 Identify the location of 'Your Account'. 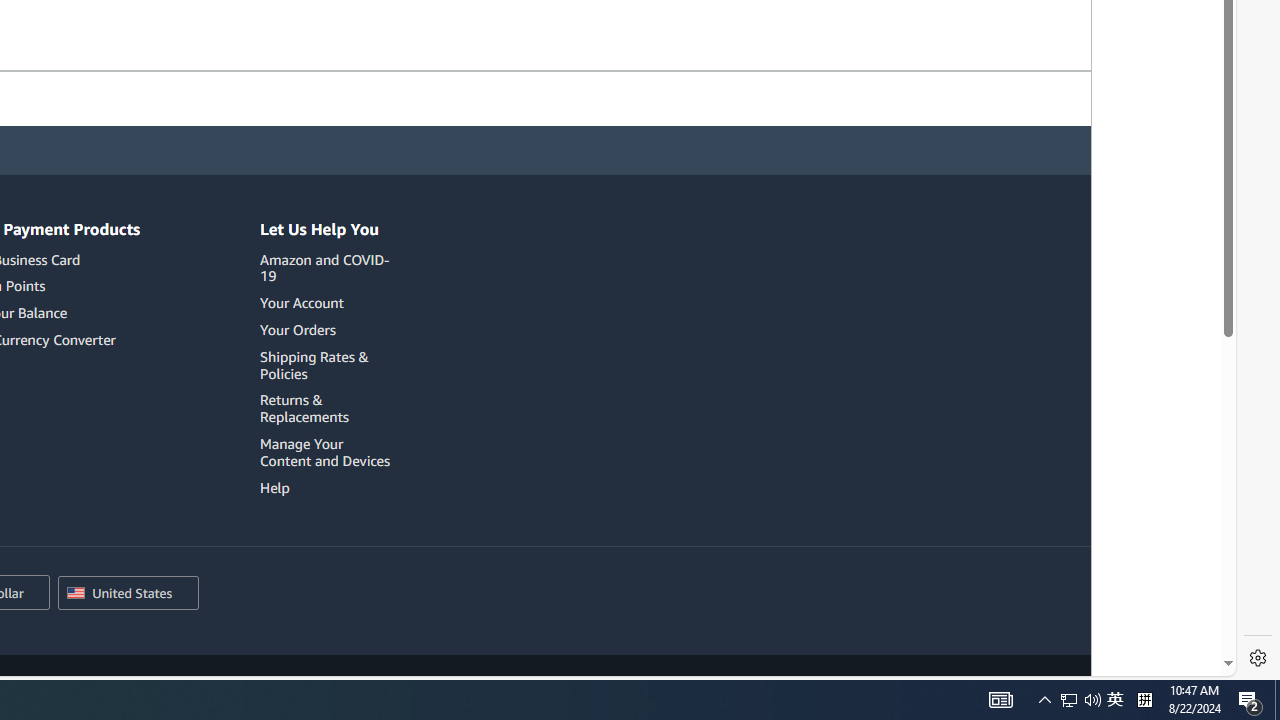
(301, 303).